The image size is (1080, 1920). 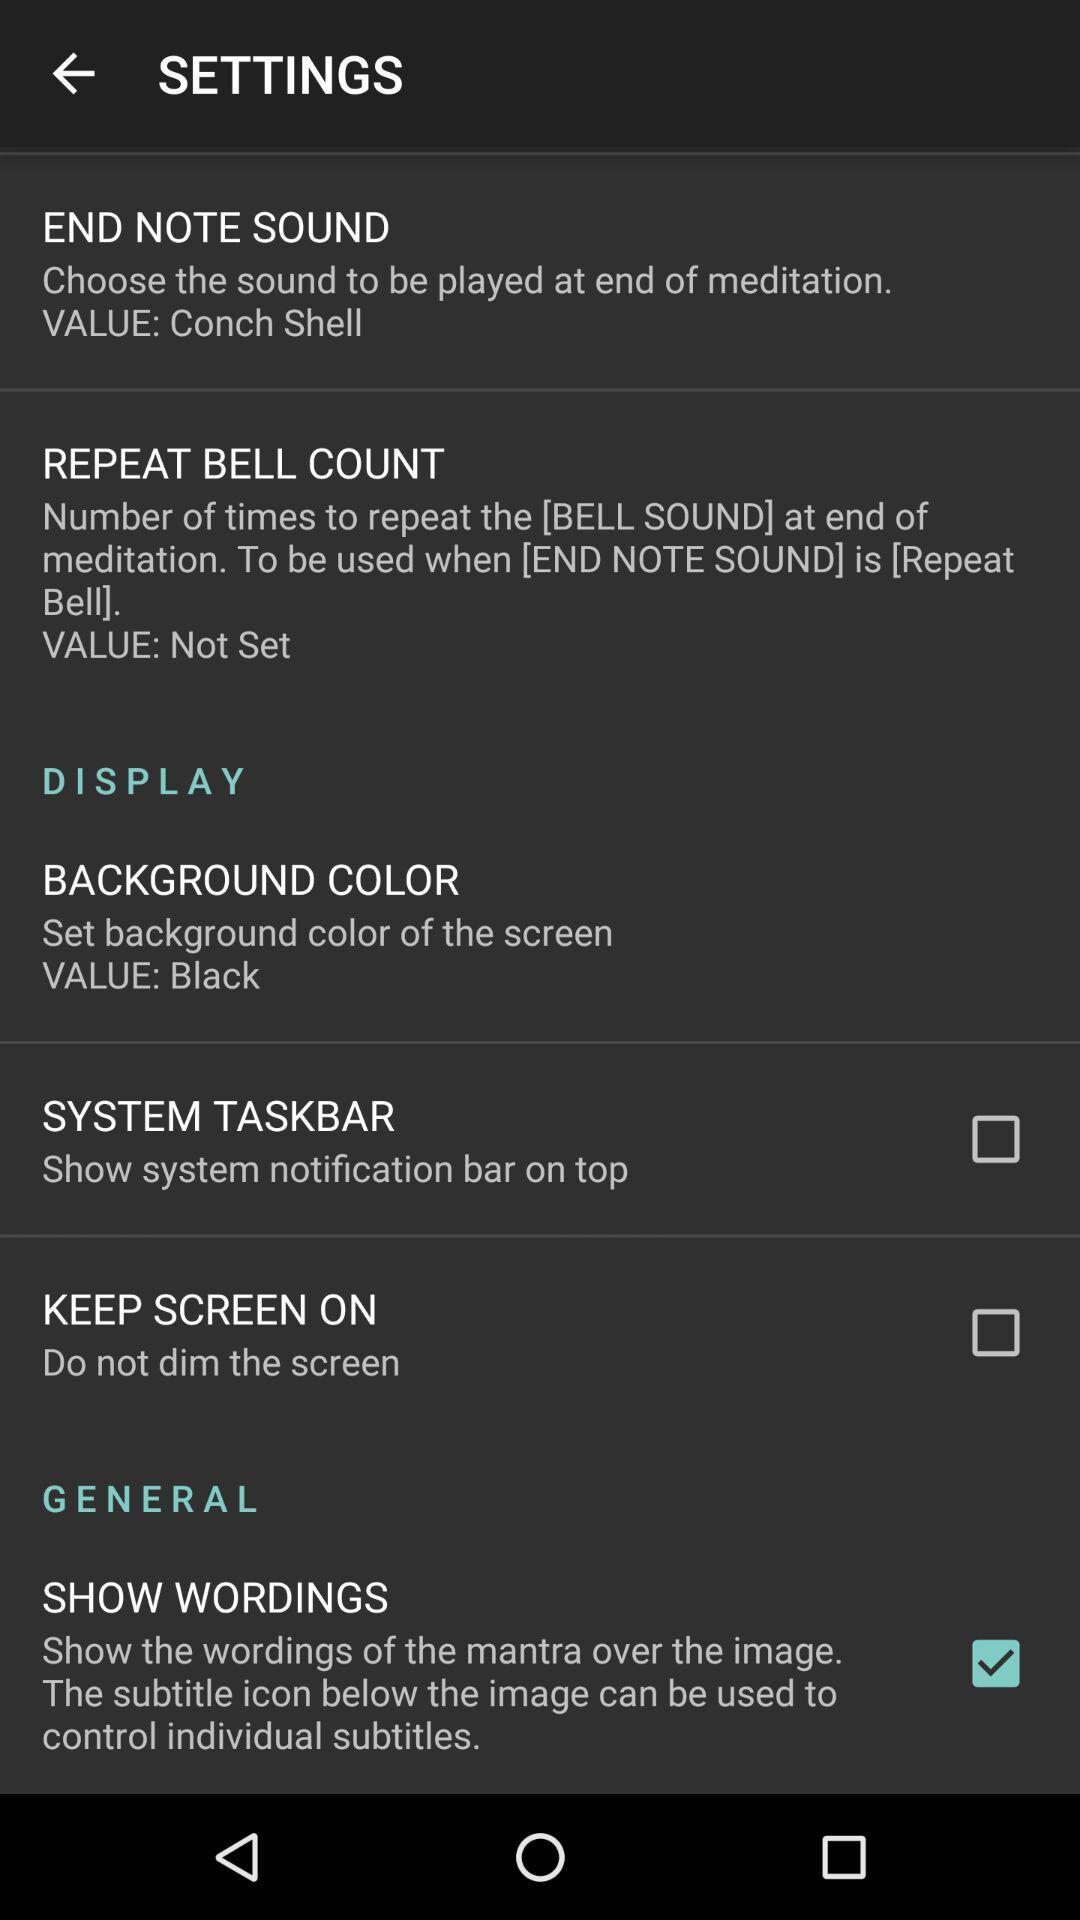 I want to click on icon below set background color item, so click(x=218, y=1113).